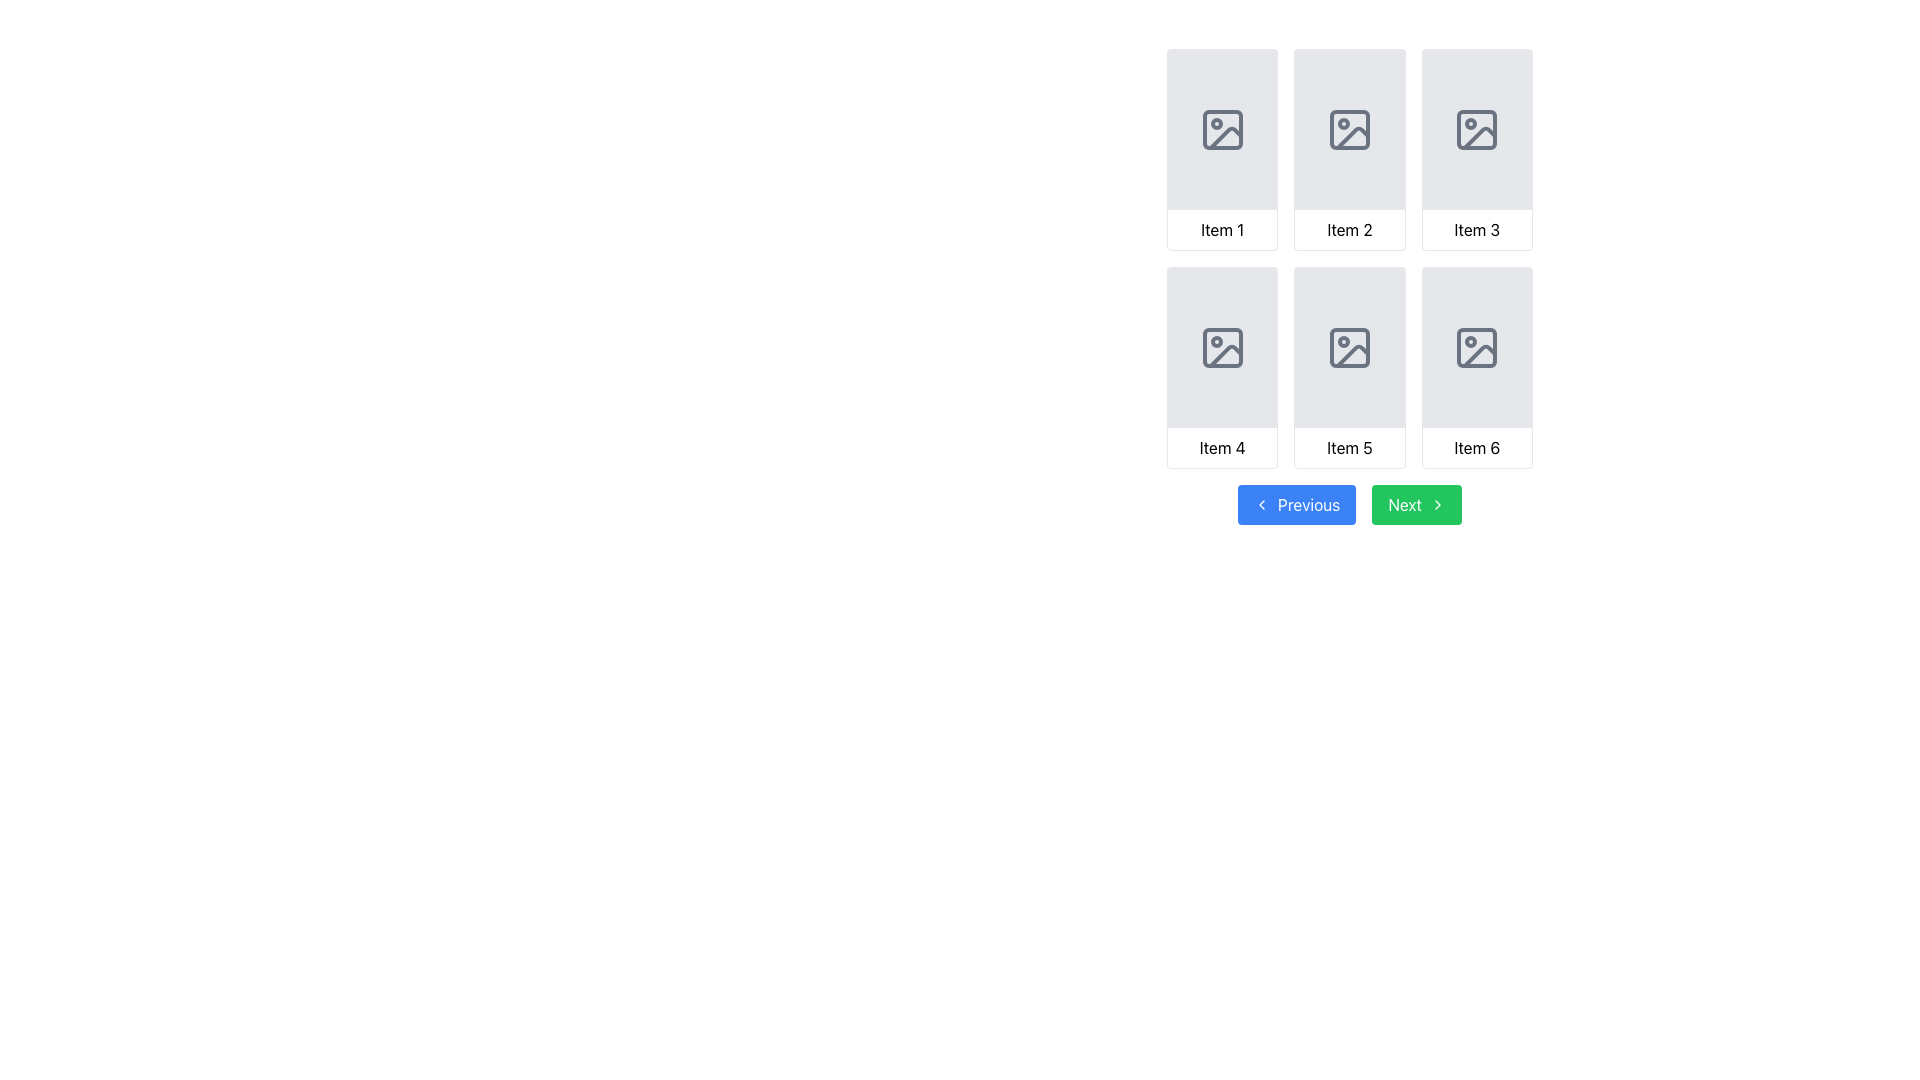 The width and height of the screenshot is (1920, 1080). Describe the element at coordinates (1349, 446) in the screenshot. I see `text displayed in the Static text display element labeled 'Item 5', which is centered below an image placeholder in the fifth card of a 3x2 grid` at that location.